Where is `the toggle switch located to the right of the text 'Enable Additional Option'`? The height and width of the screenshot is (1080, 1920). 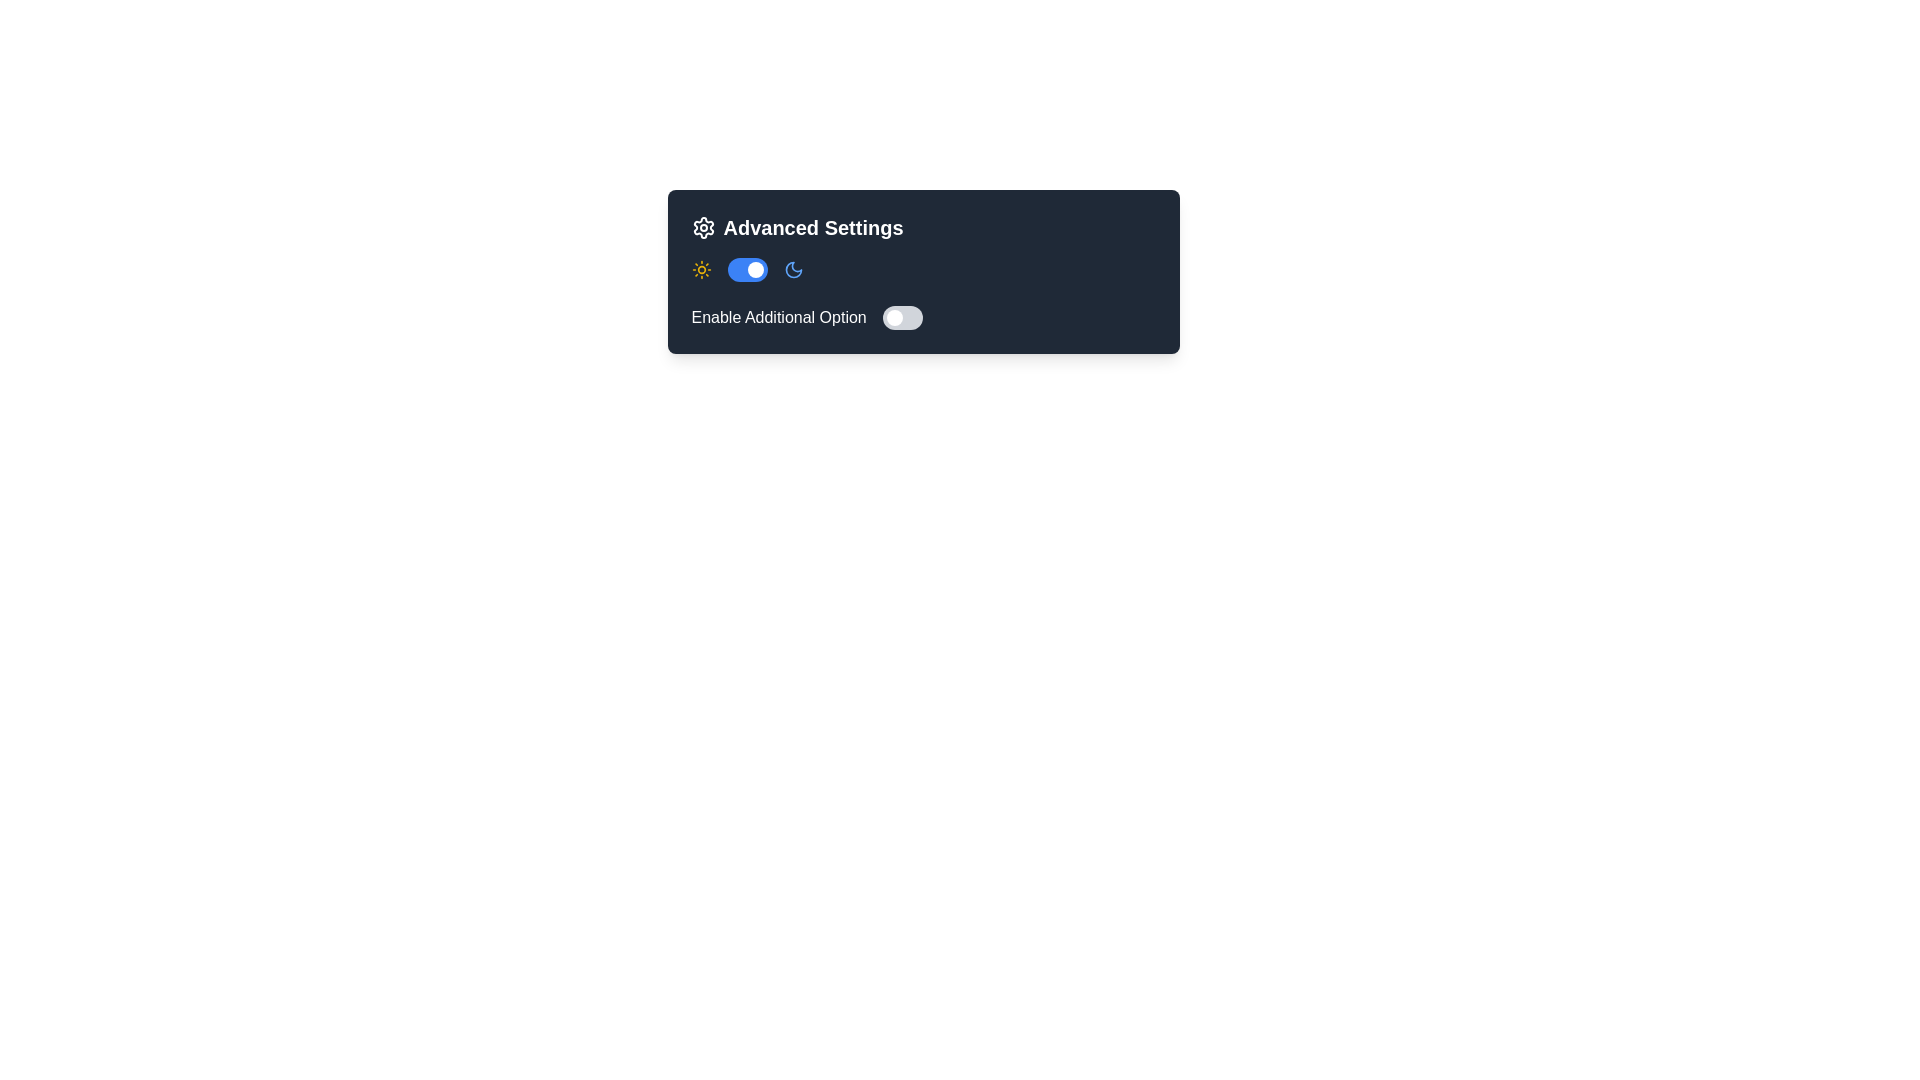
the toggle switch located to the right of the text 'Enable Additional Option' is located at coordinates (901, 316).